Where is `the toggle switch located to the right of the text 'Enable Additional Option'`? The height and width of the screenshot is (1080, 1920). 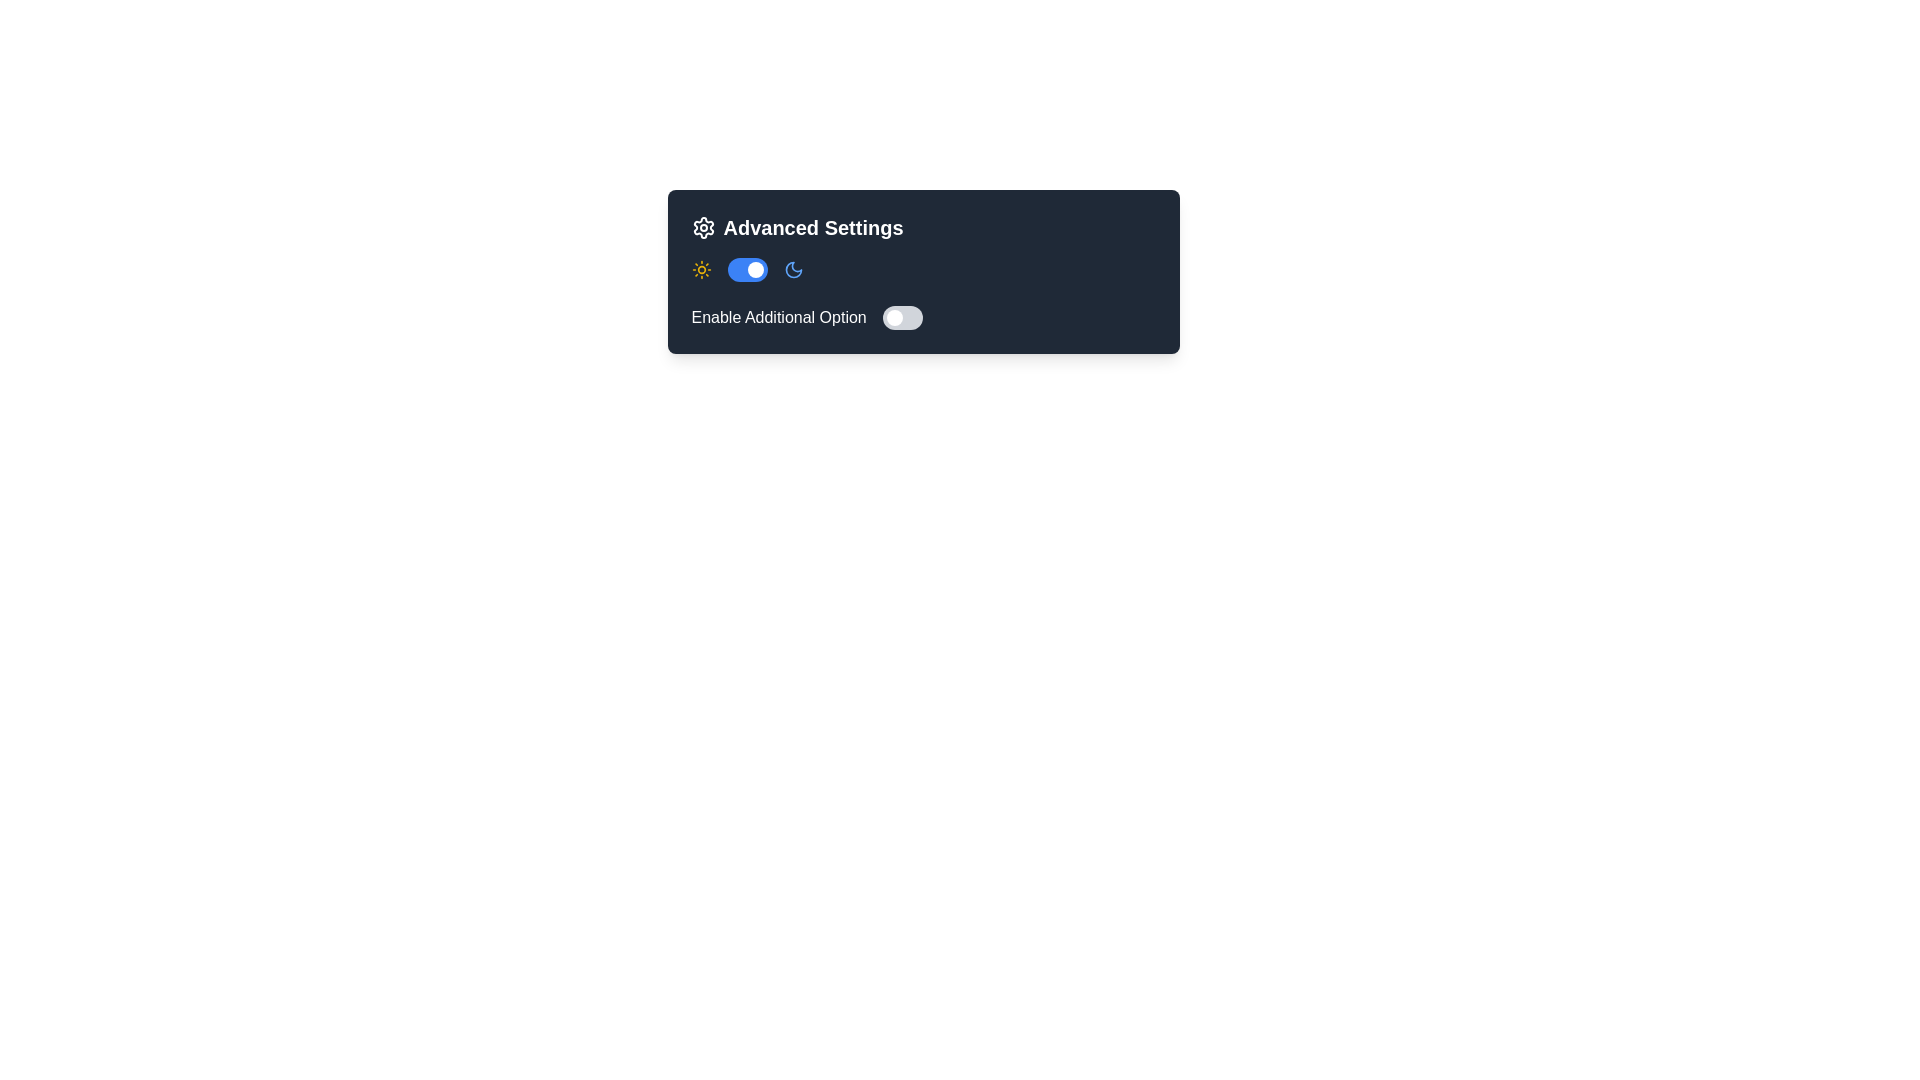
the toggle switch located to the right of the text 'Enable Additional Option' is located at coordinates (901, 316).